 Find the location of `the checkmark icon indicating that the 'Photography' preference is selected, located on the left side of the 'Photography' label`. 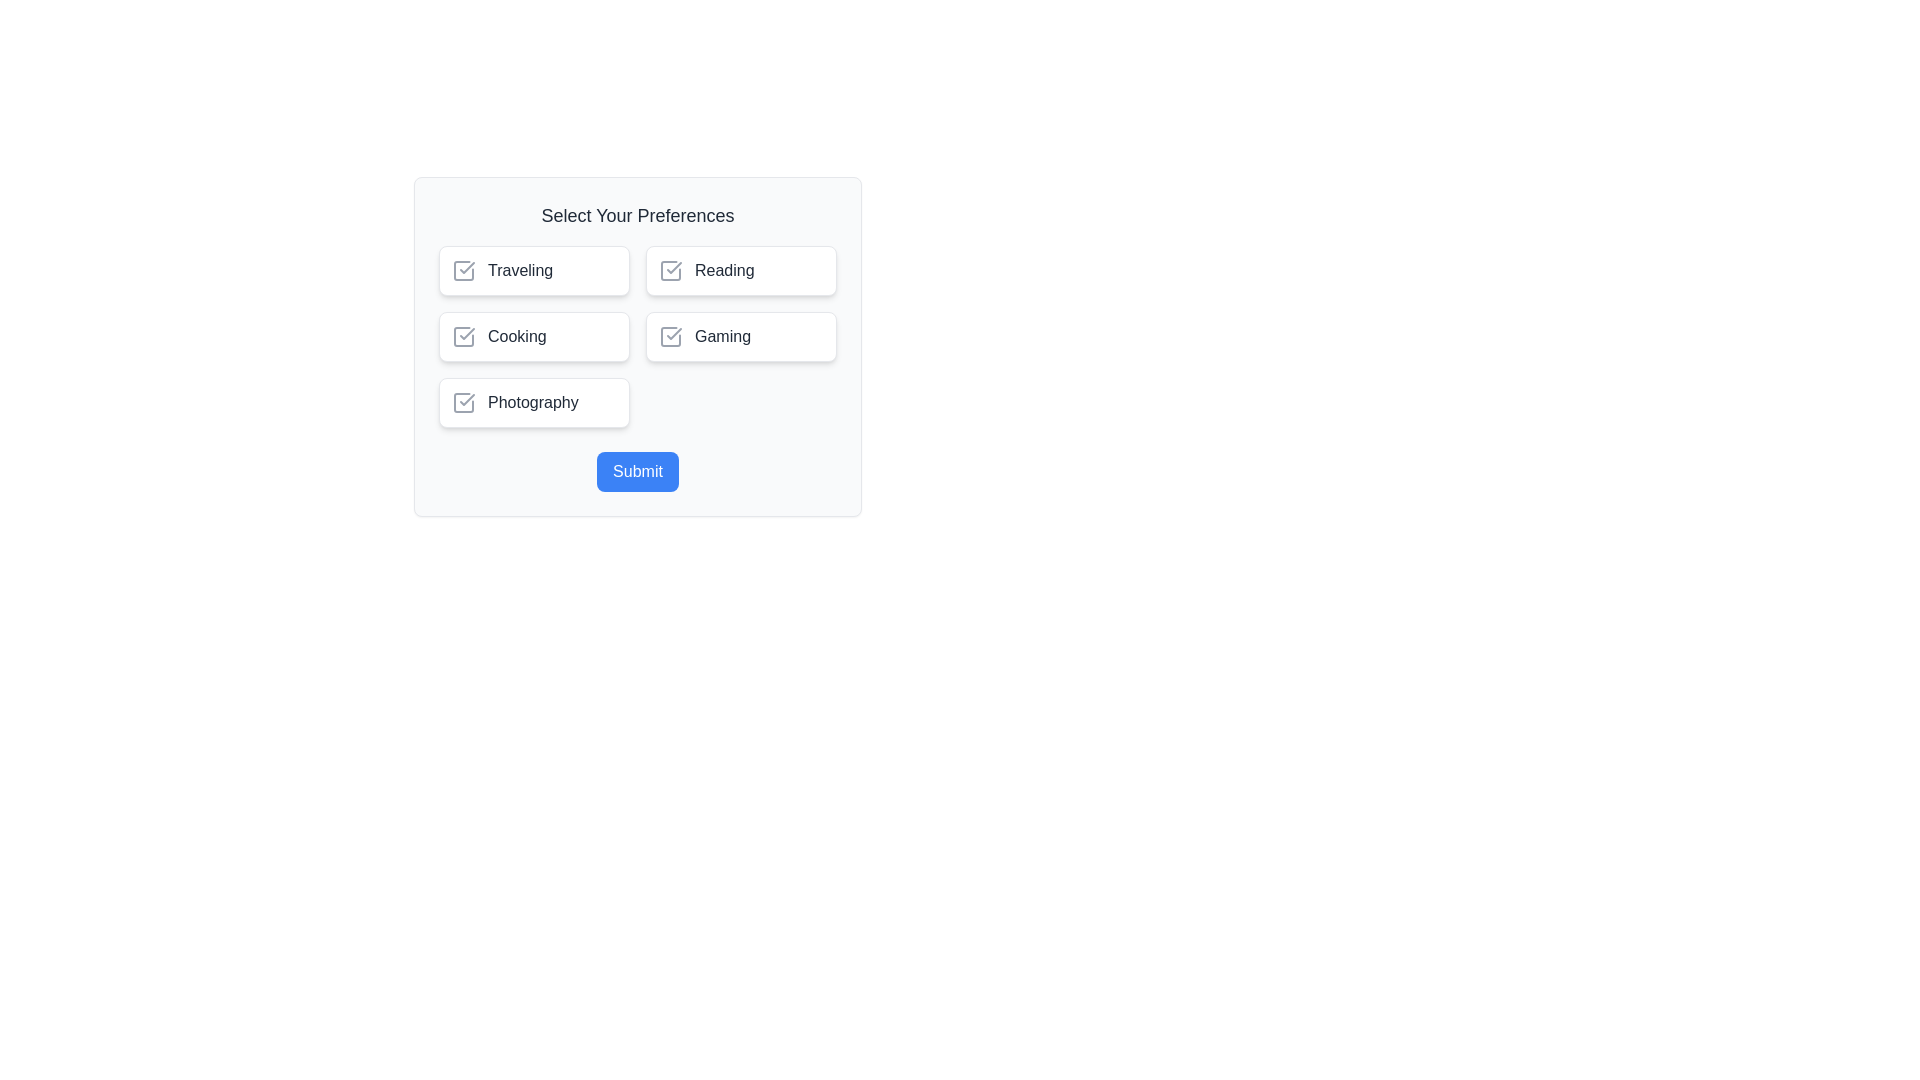

the checkmark icon indicating that the 'Photography' preference is selected, located on the left side of the 'Photography' label is located at coordinates (463, 402).